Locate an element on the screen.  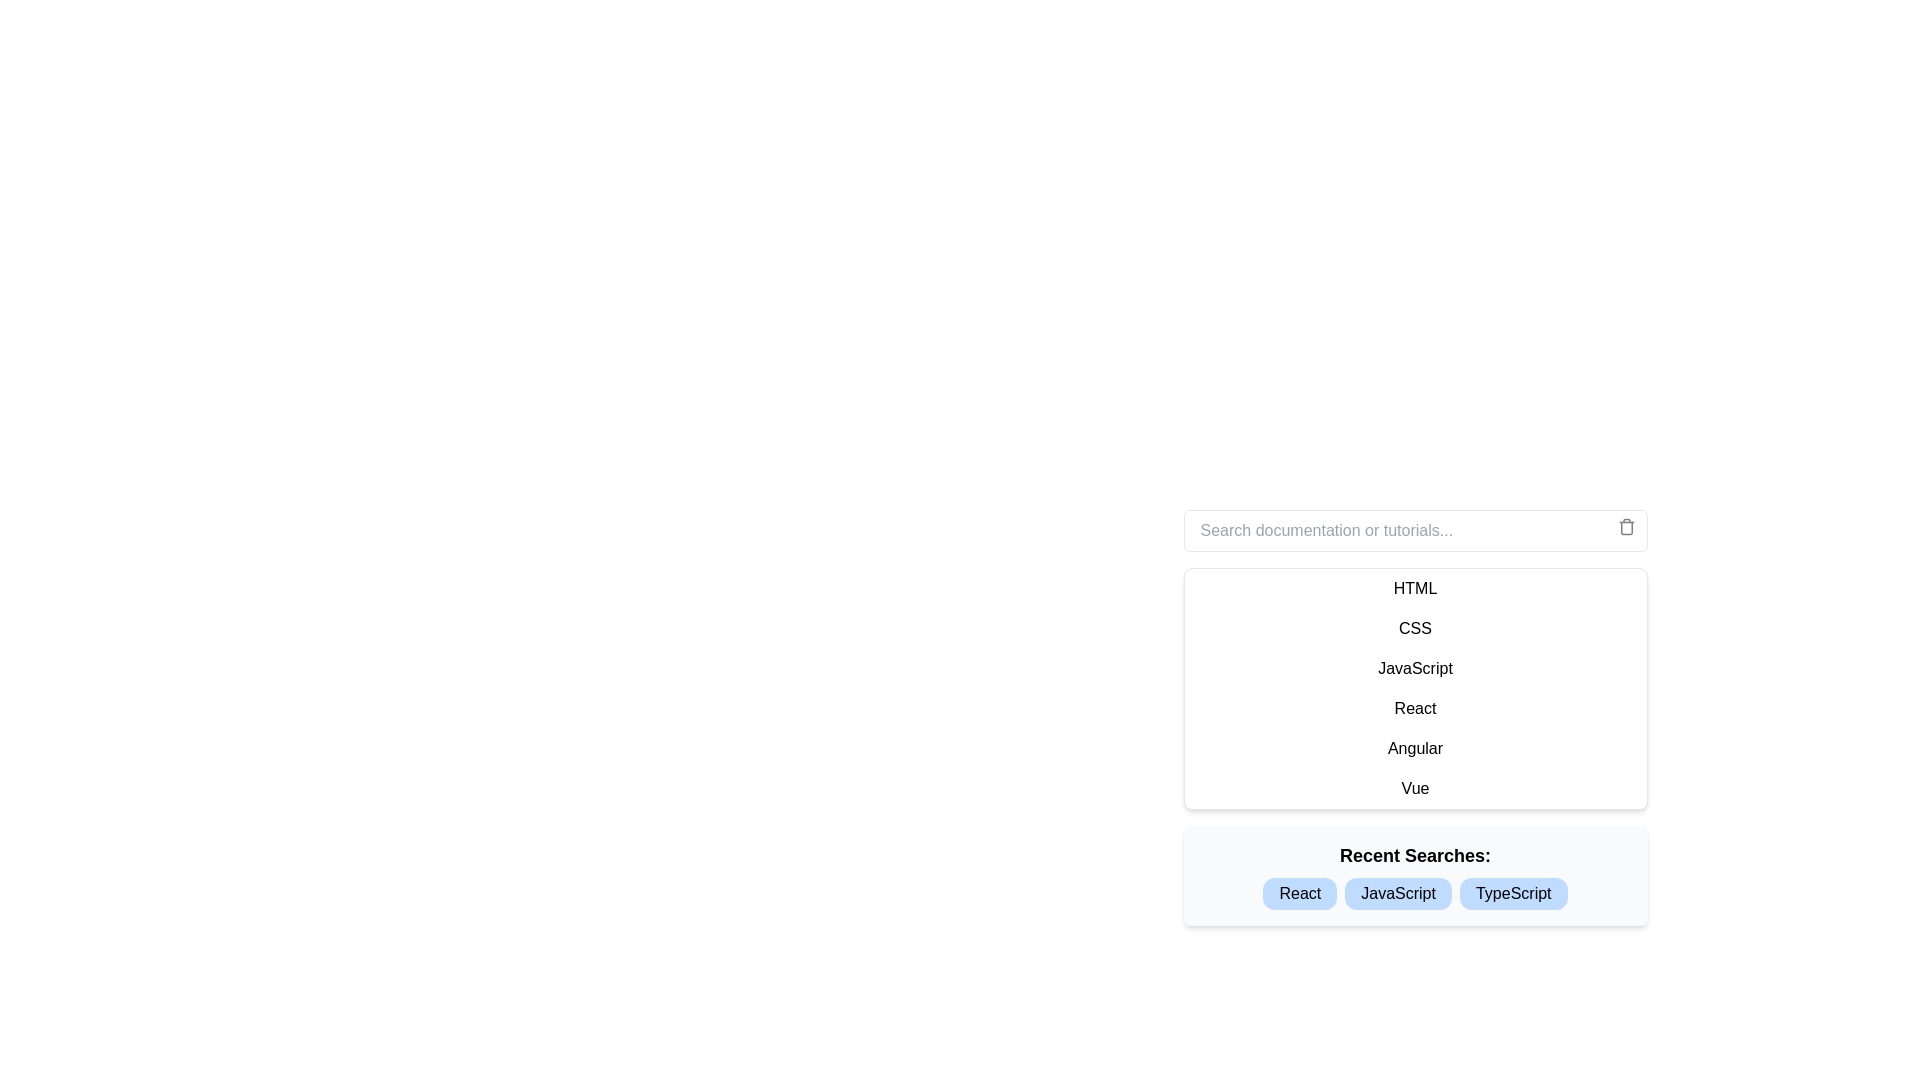
a tag within the 'Recent Searches:' section is located at coordinates (1414, 874).